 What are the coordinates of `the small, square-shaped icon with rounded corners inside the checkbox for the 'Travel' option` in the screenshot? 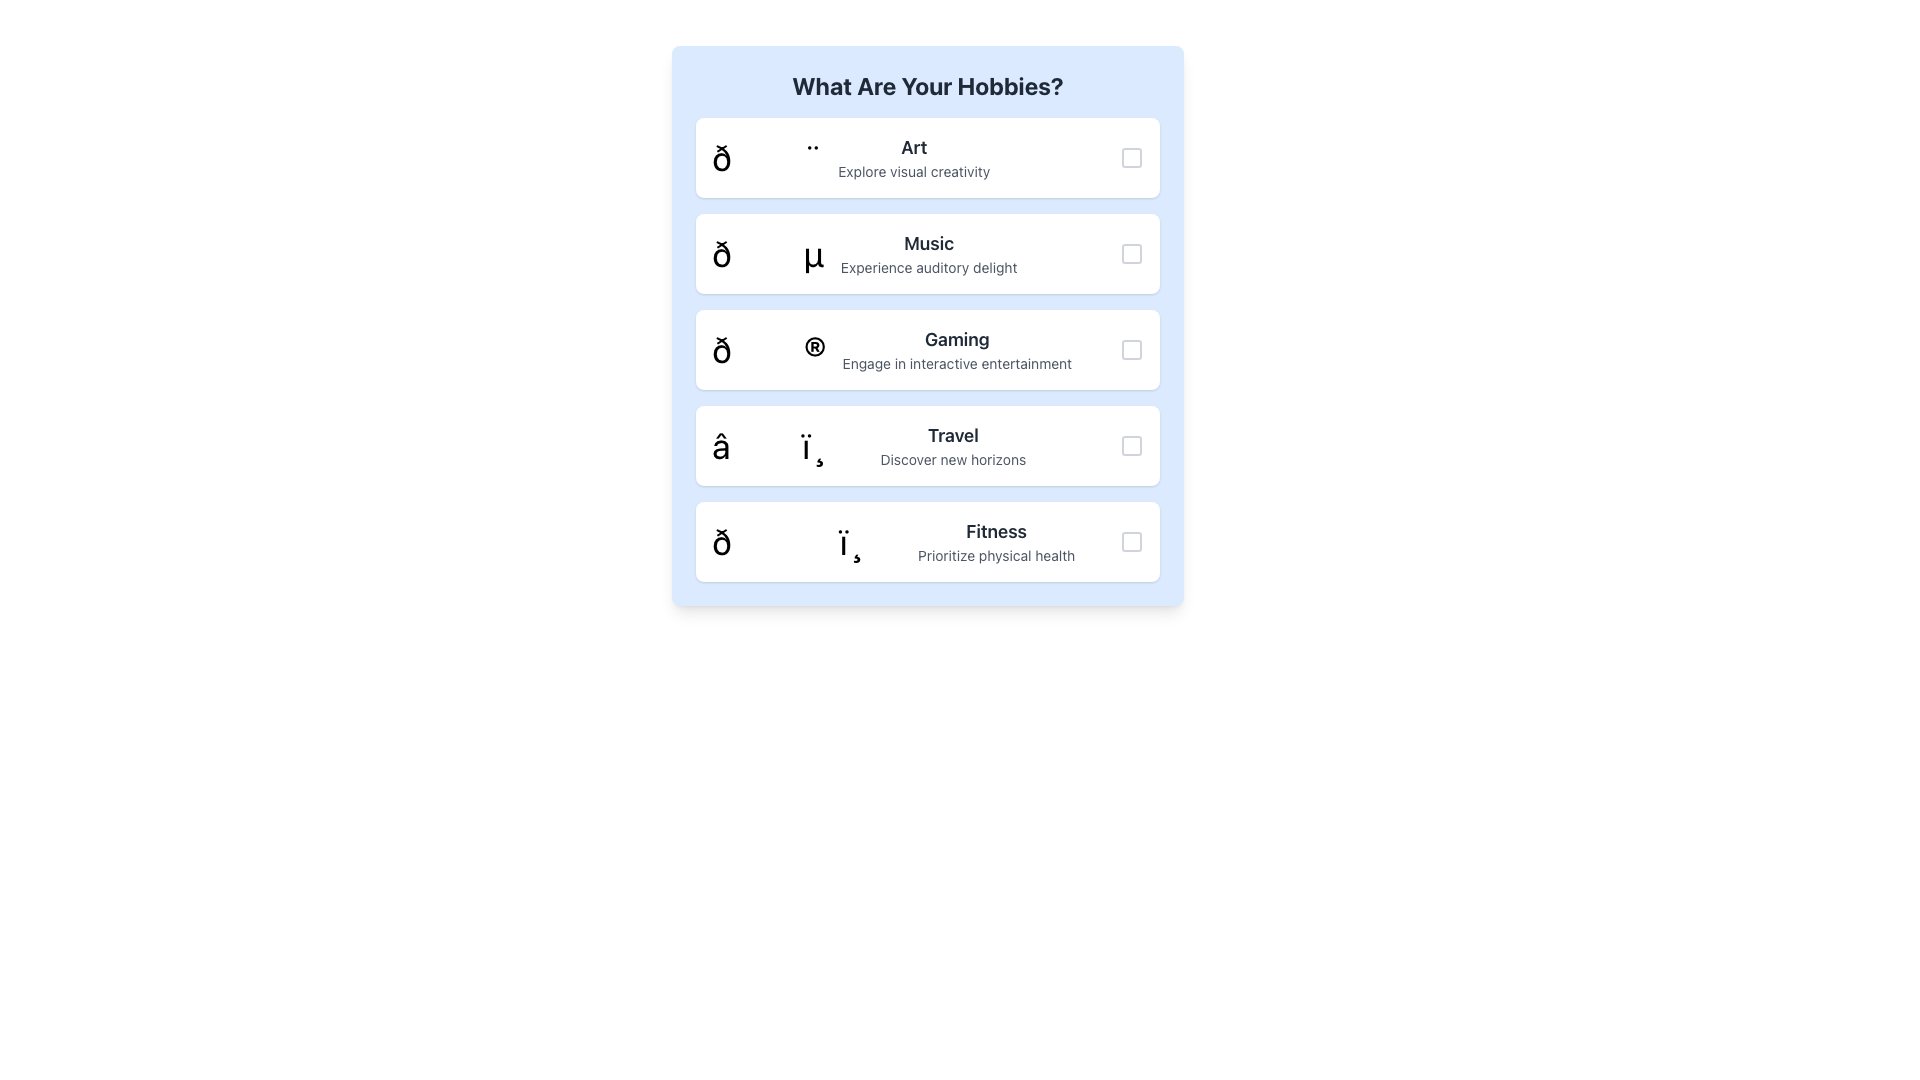 It's located at (1132, 445).